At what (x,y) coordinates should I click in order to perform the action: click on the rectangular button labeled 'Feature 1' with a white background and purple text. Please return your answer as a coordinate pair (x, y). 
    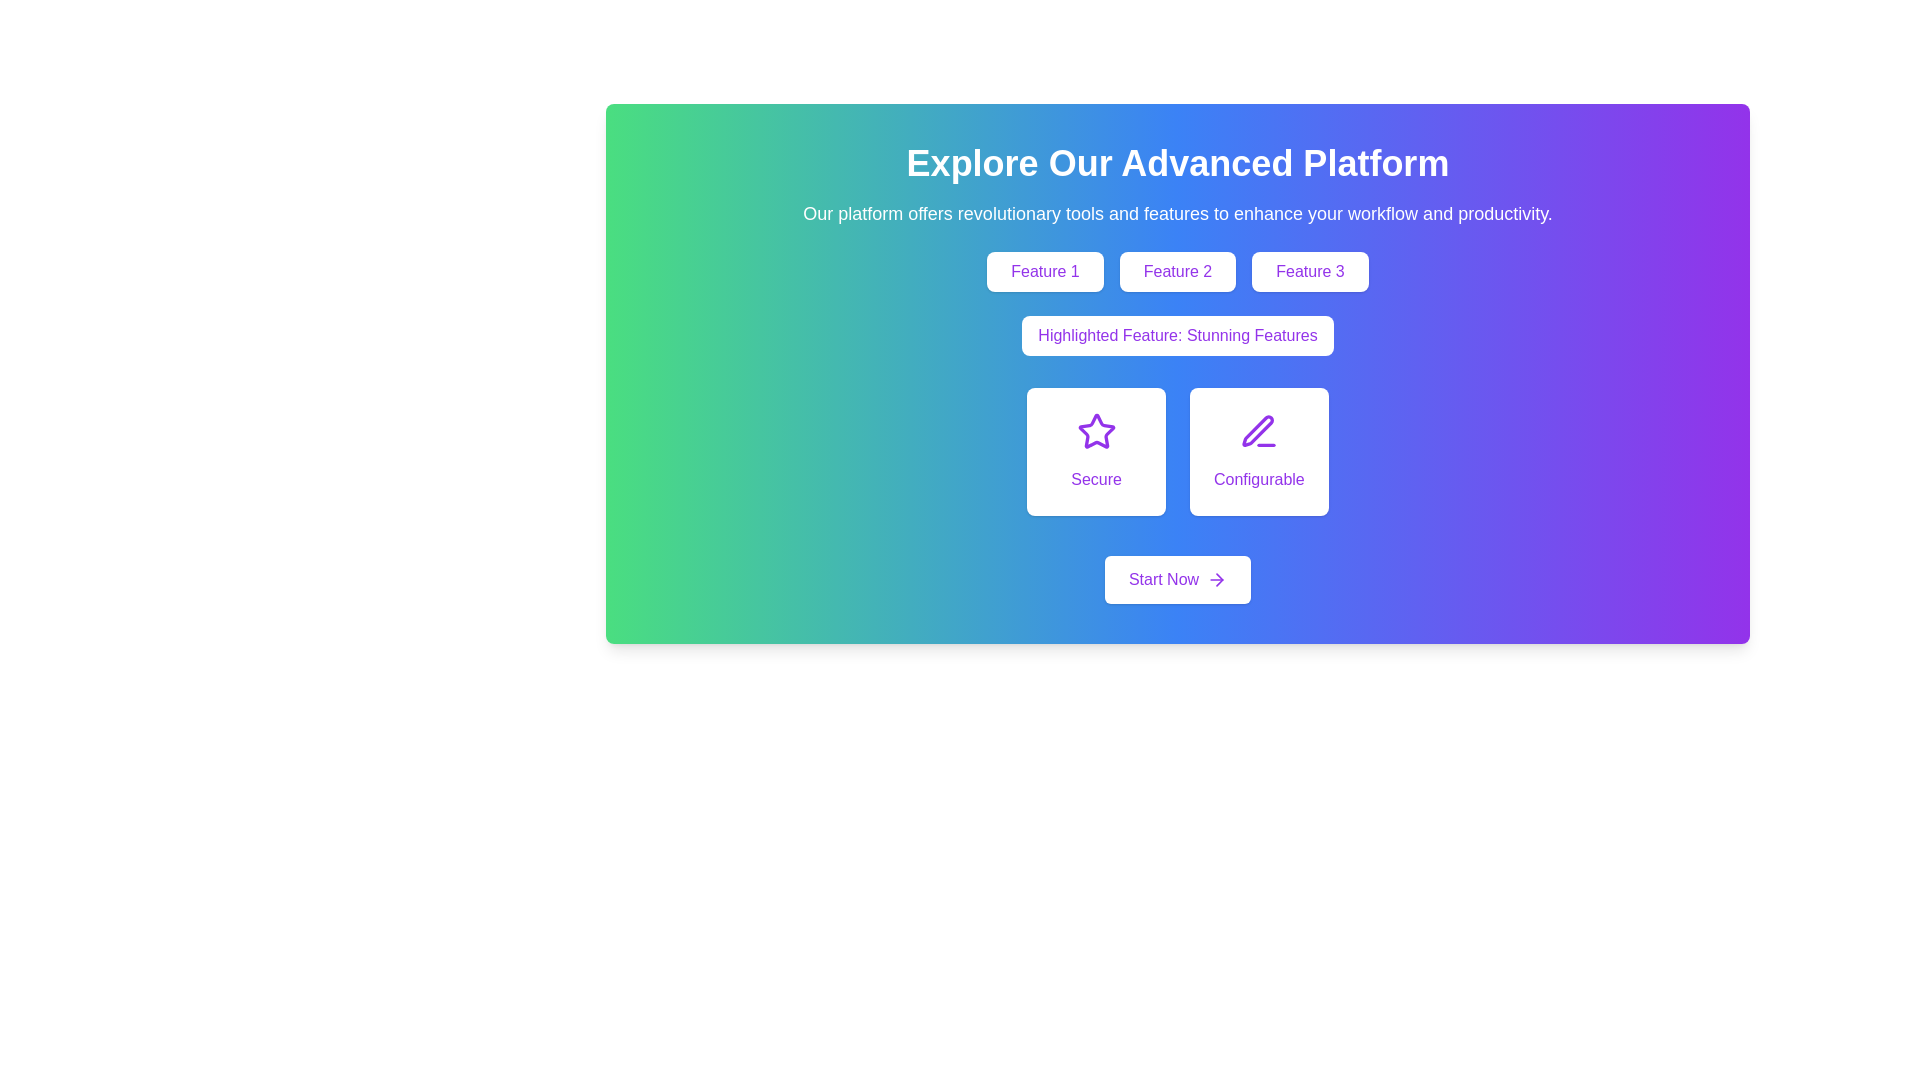
    Looking at the image, I should click on (1044, 272).